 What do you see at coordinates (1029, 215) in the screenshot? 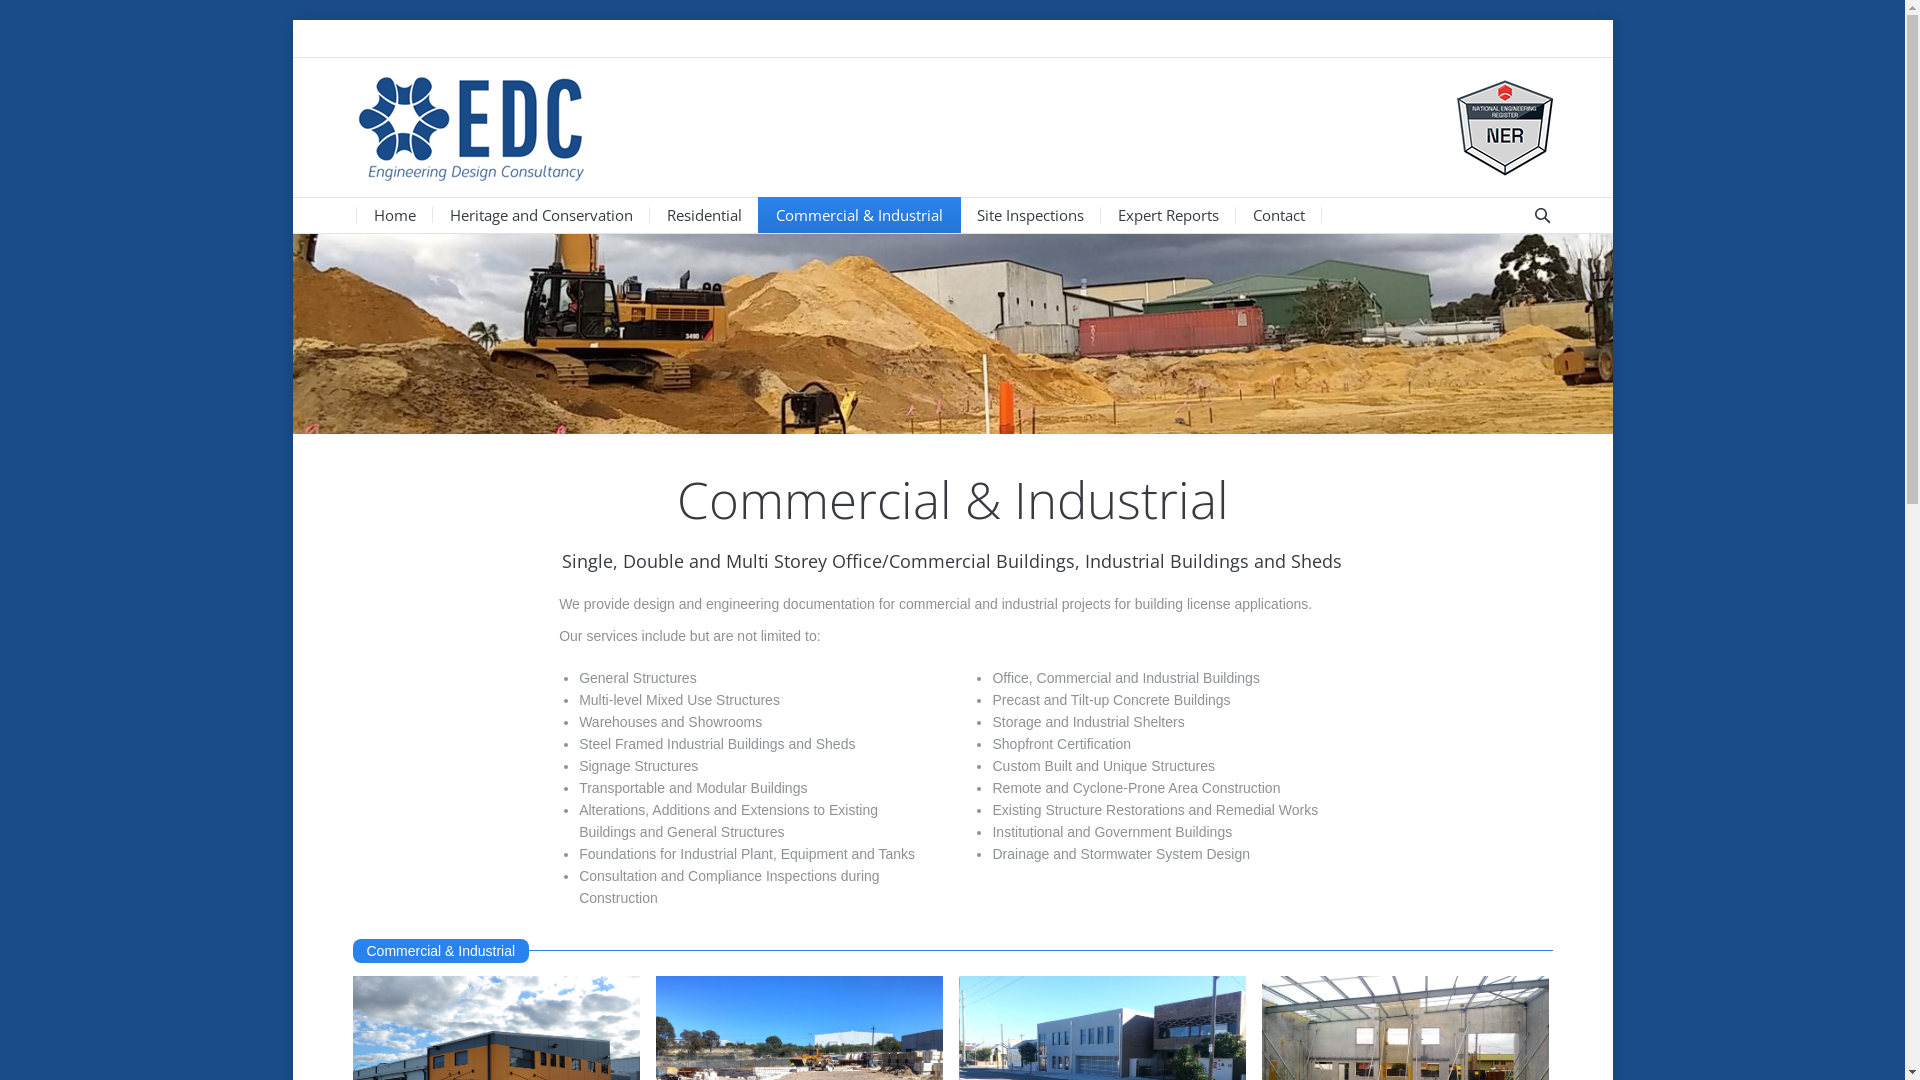
I see `'Site Inspections'` at bounding box center [1029, 215].